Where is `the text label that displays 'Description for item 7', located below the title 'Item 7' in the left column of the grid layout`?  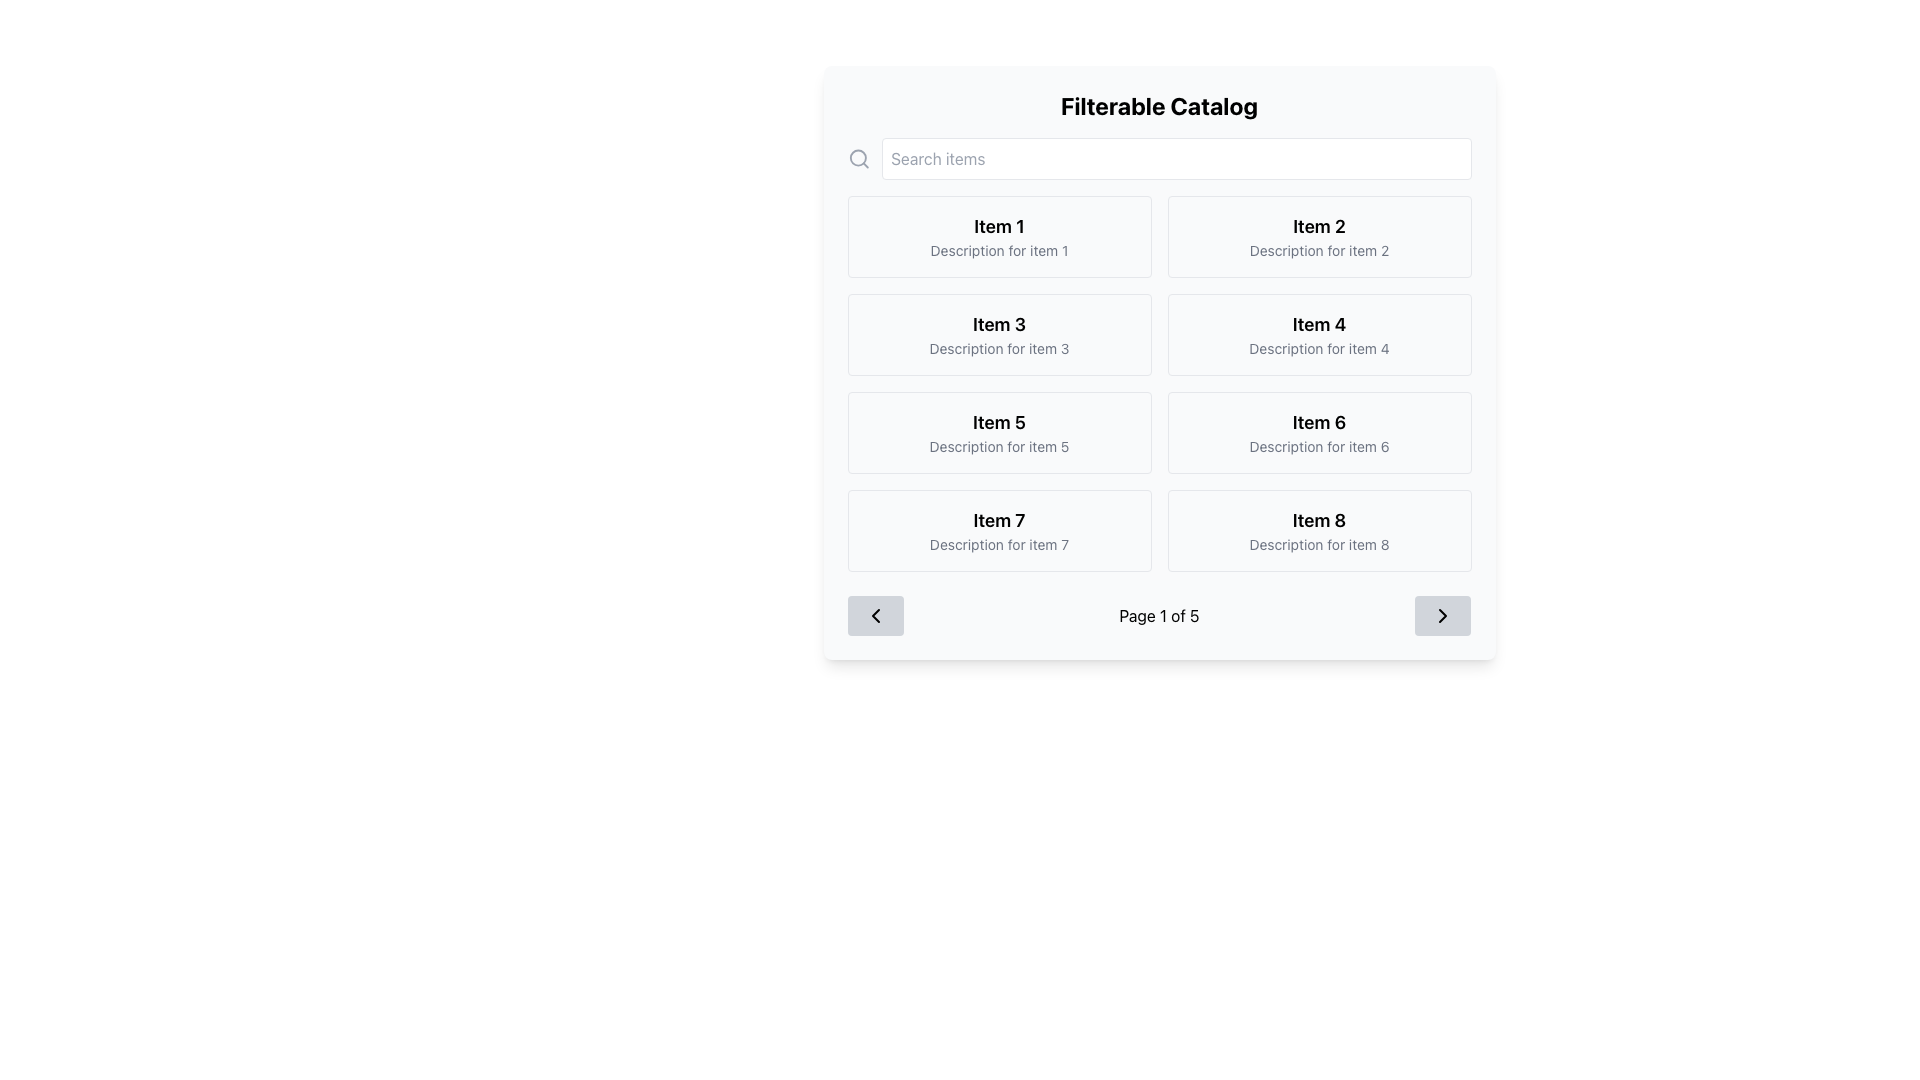 the text label that displays 'Description for item 7', located below the title 'Item 7' in the left column of the grid layout is located at coordinates (999, 544).